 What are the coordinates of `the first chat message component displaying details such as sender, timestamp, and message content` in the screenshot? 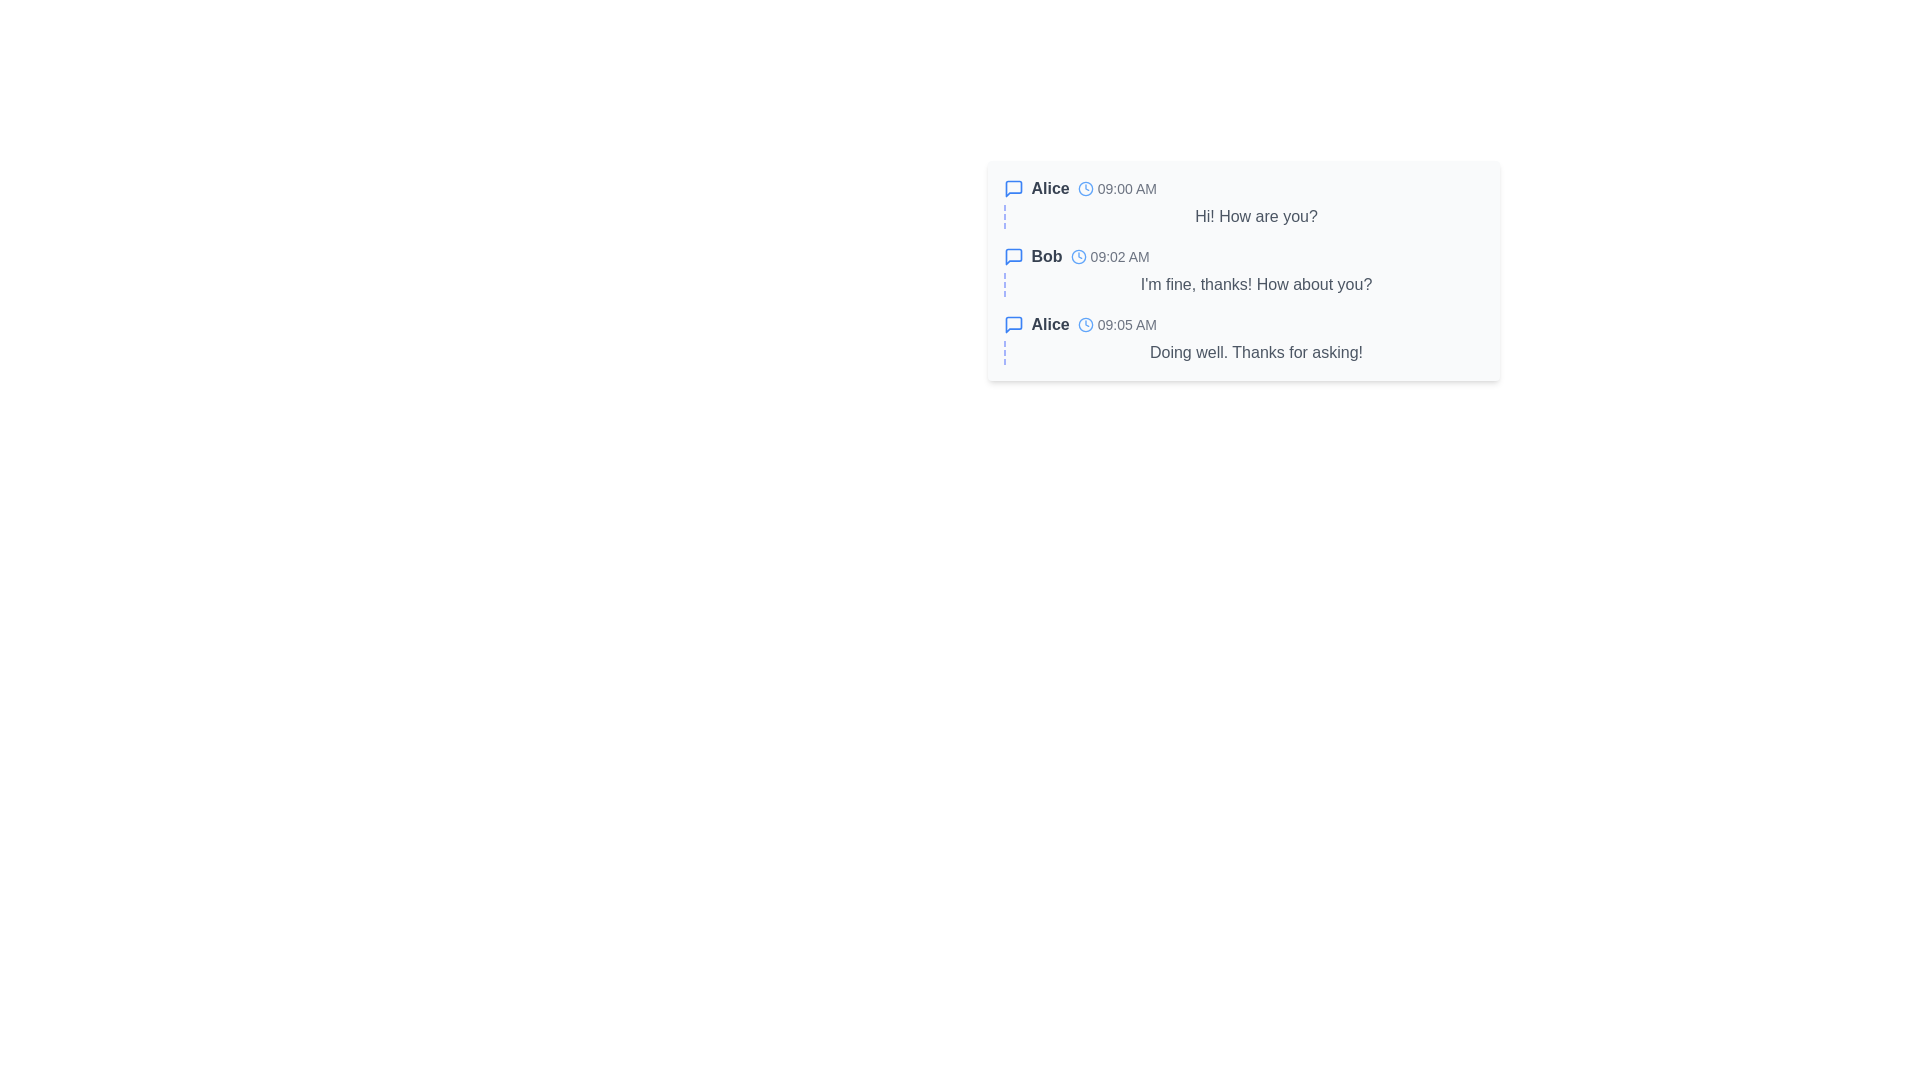 It's located at (1242, 203).